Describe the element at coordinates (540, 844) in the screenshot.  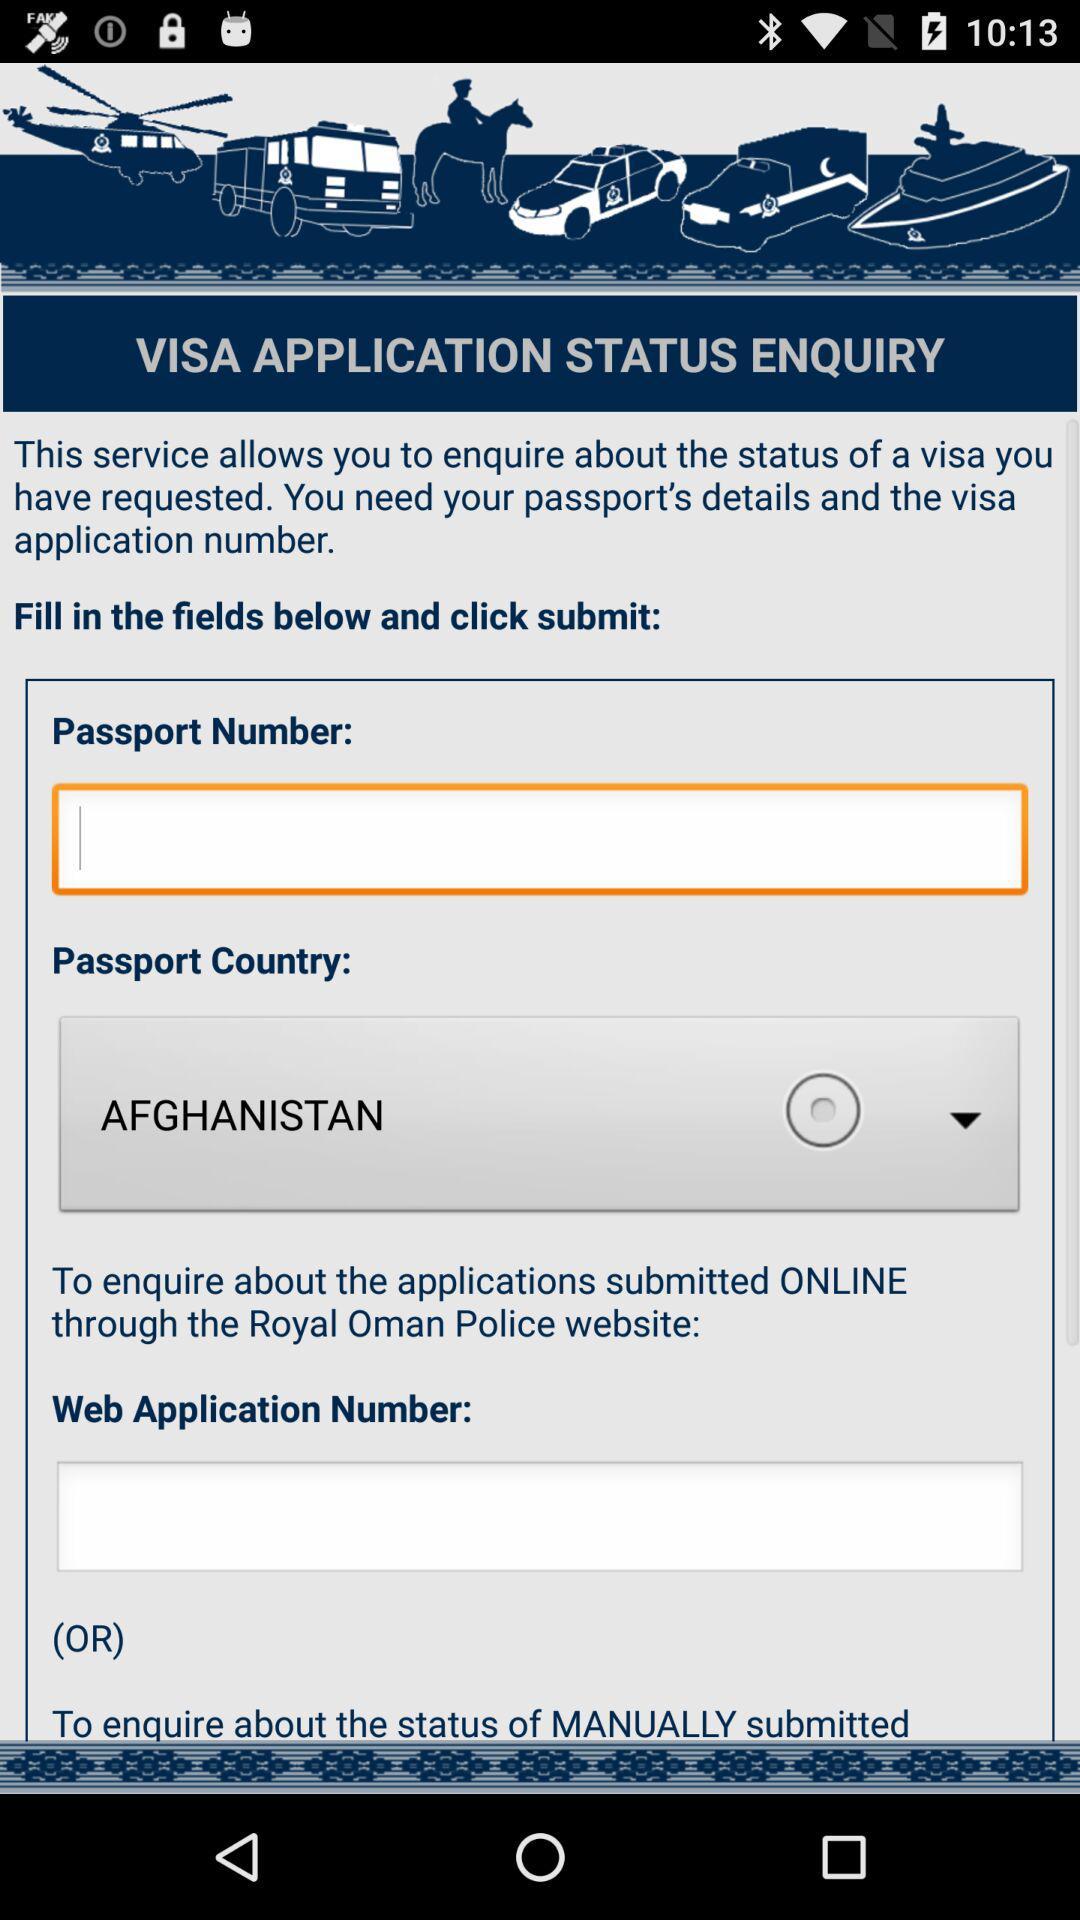
I see `passport icon` at that location.